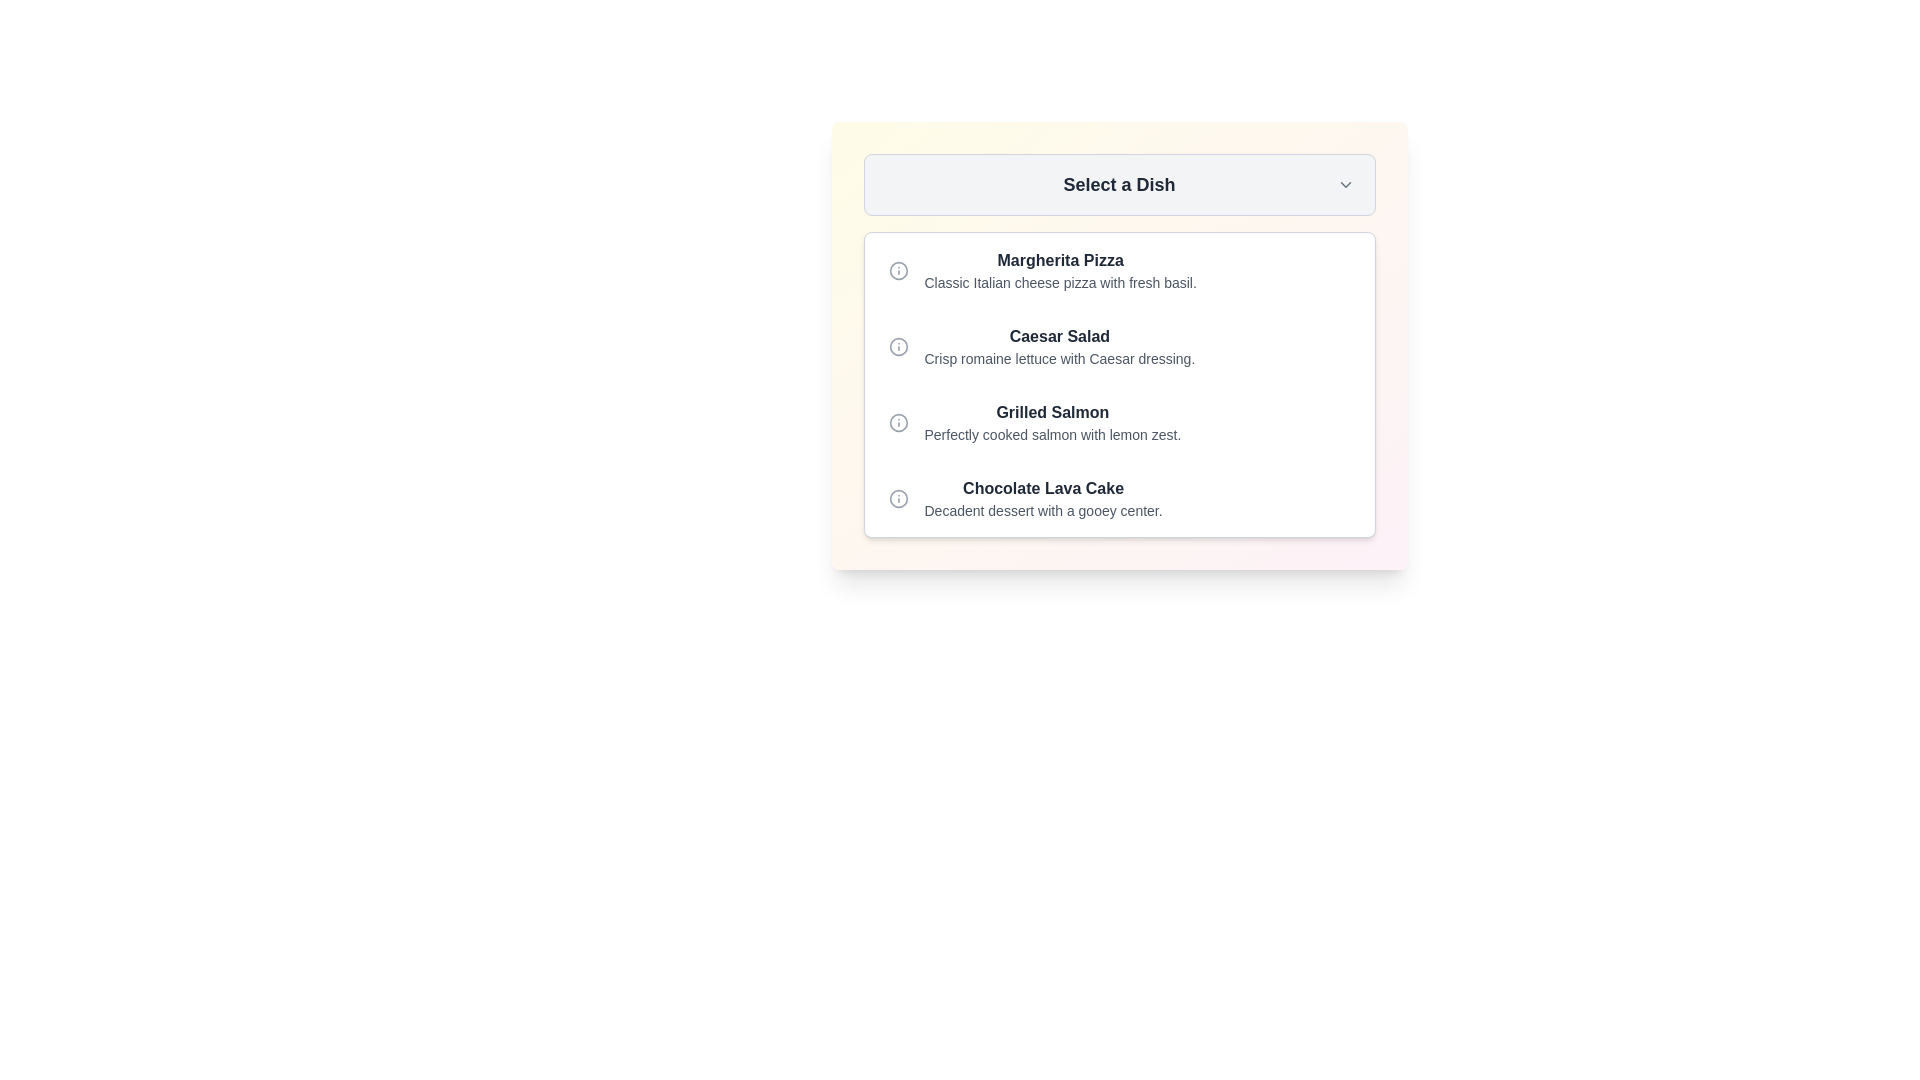 This screenshot has width=1920, height=1080. I want to click on the text label that indicates the purpose of the dropdown selection area, which is located near the top center of the interface, to the left of a small chevron-down icon, so click(1118, 185).